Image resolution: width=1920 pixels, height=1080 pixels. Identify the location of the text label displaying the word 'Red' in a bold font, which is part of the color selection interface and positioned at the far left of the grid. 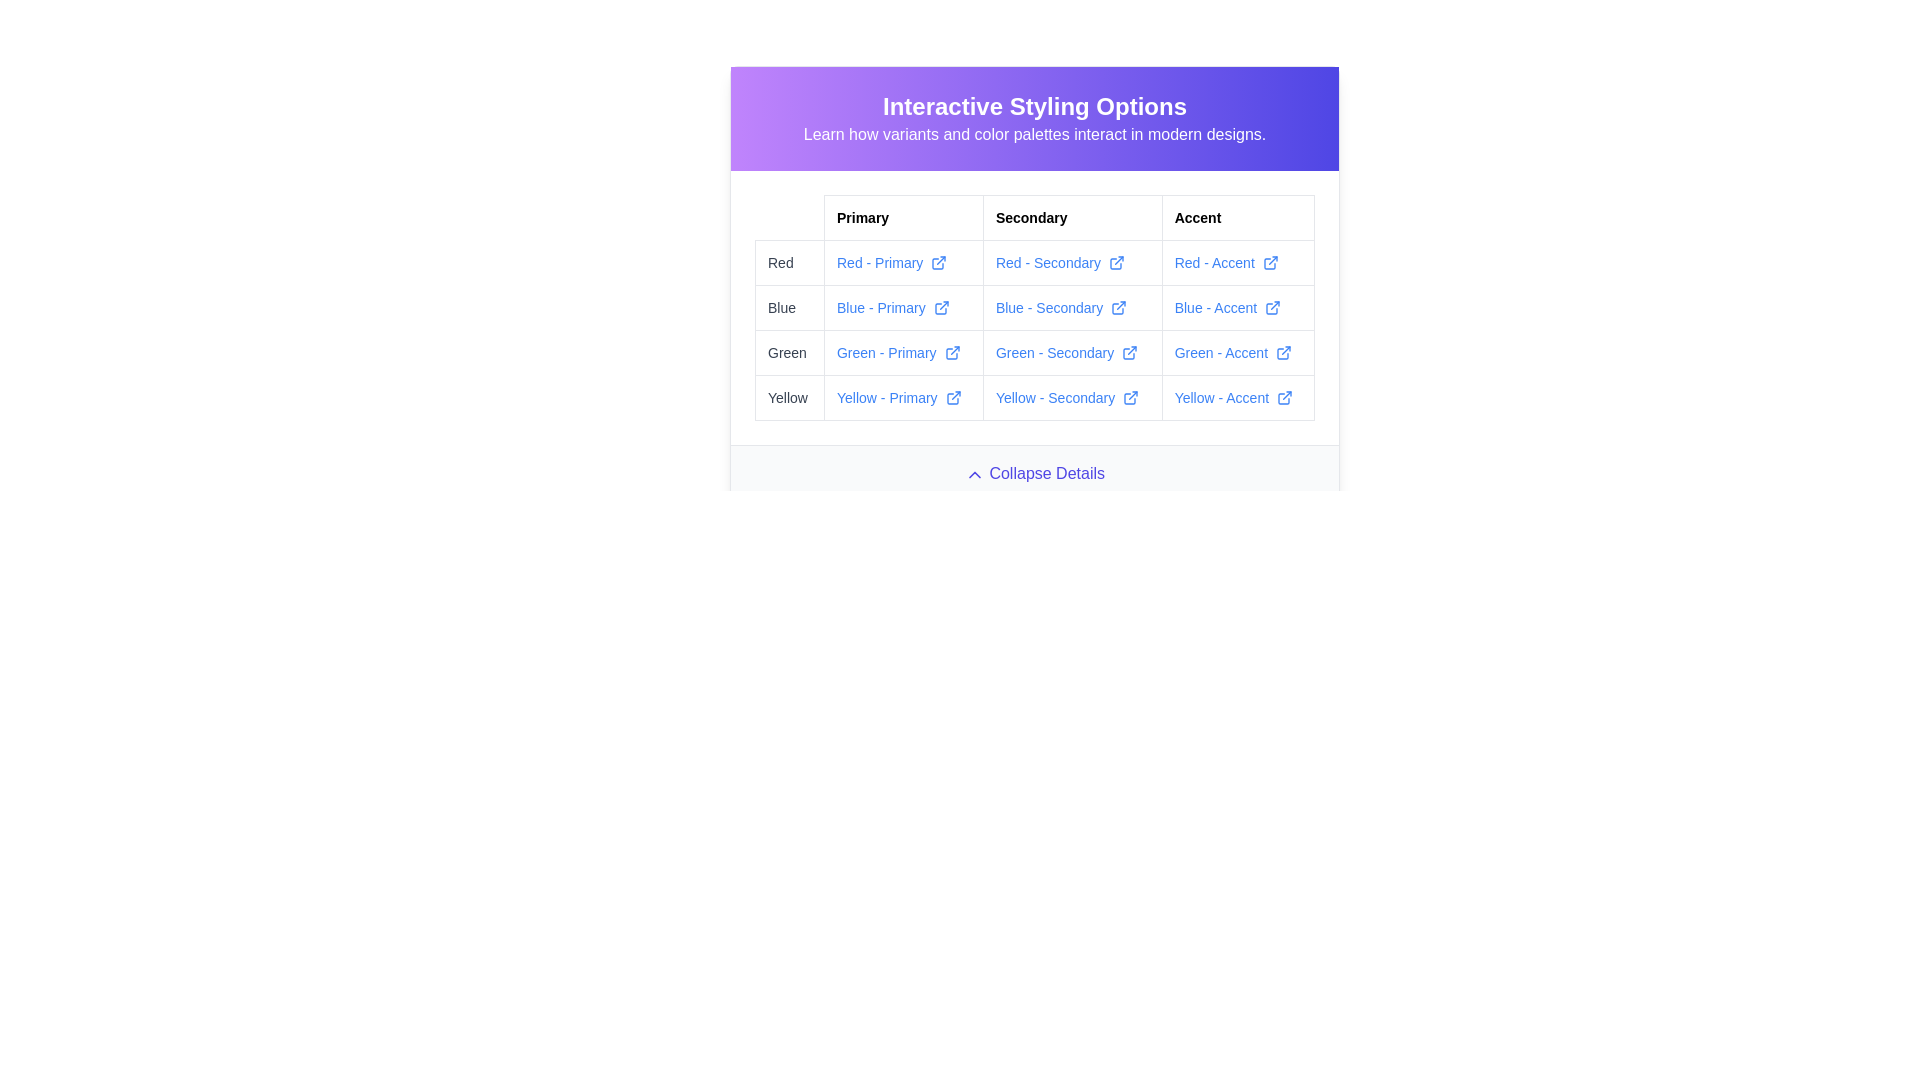
(789, 261).